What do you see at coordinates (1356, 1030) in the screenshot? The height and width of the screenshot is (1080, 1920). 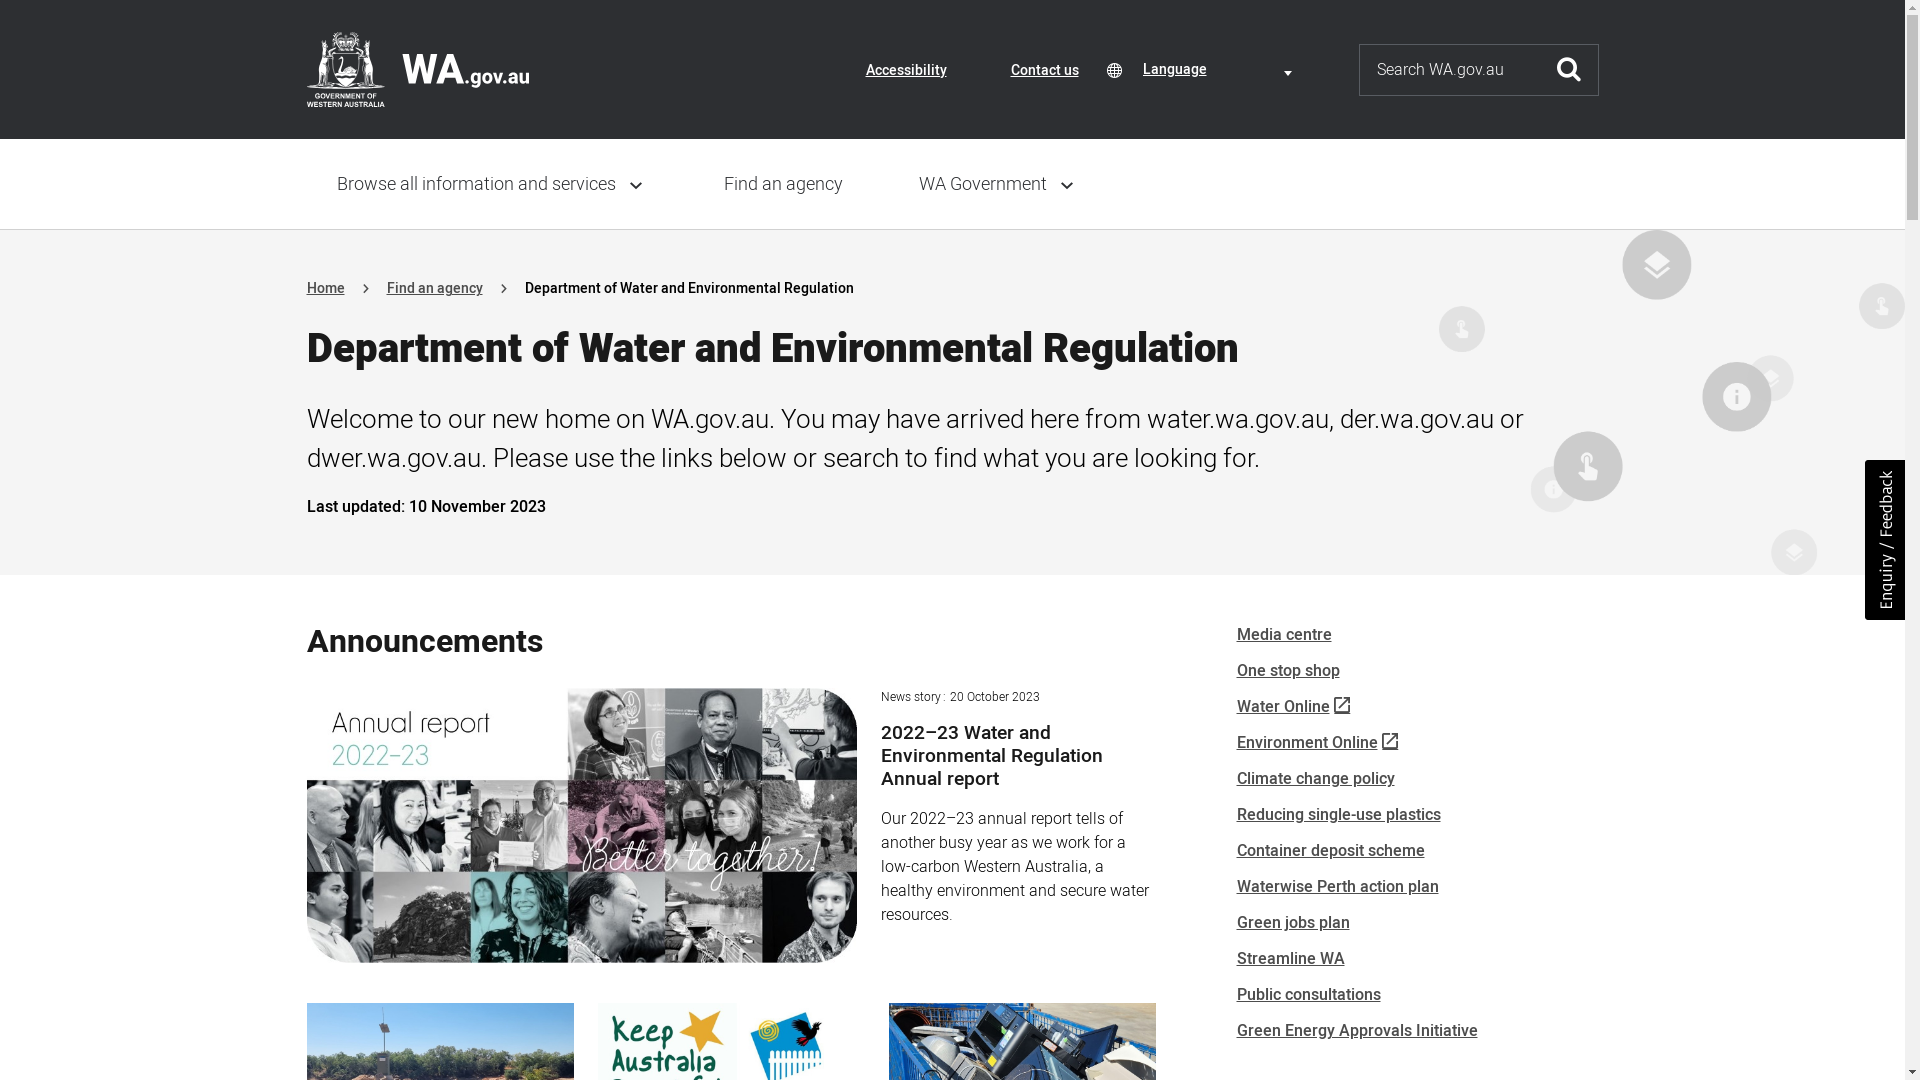 I see `'Green Energy Approvals Initiative'` at bounding box center [1356, 1030].